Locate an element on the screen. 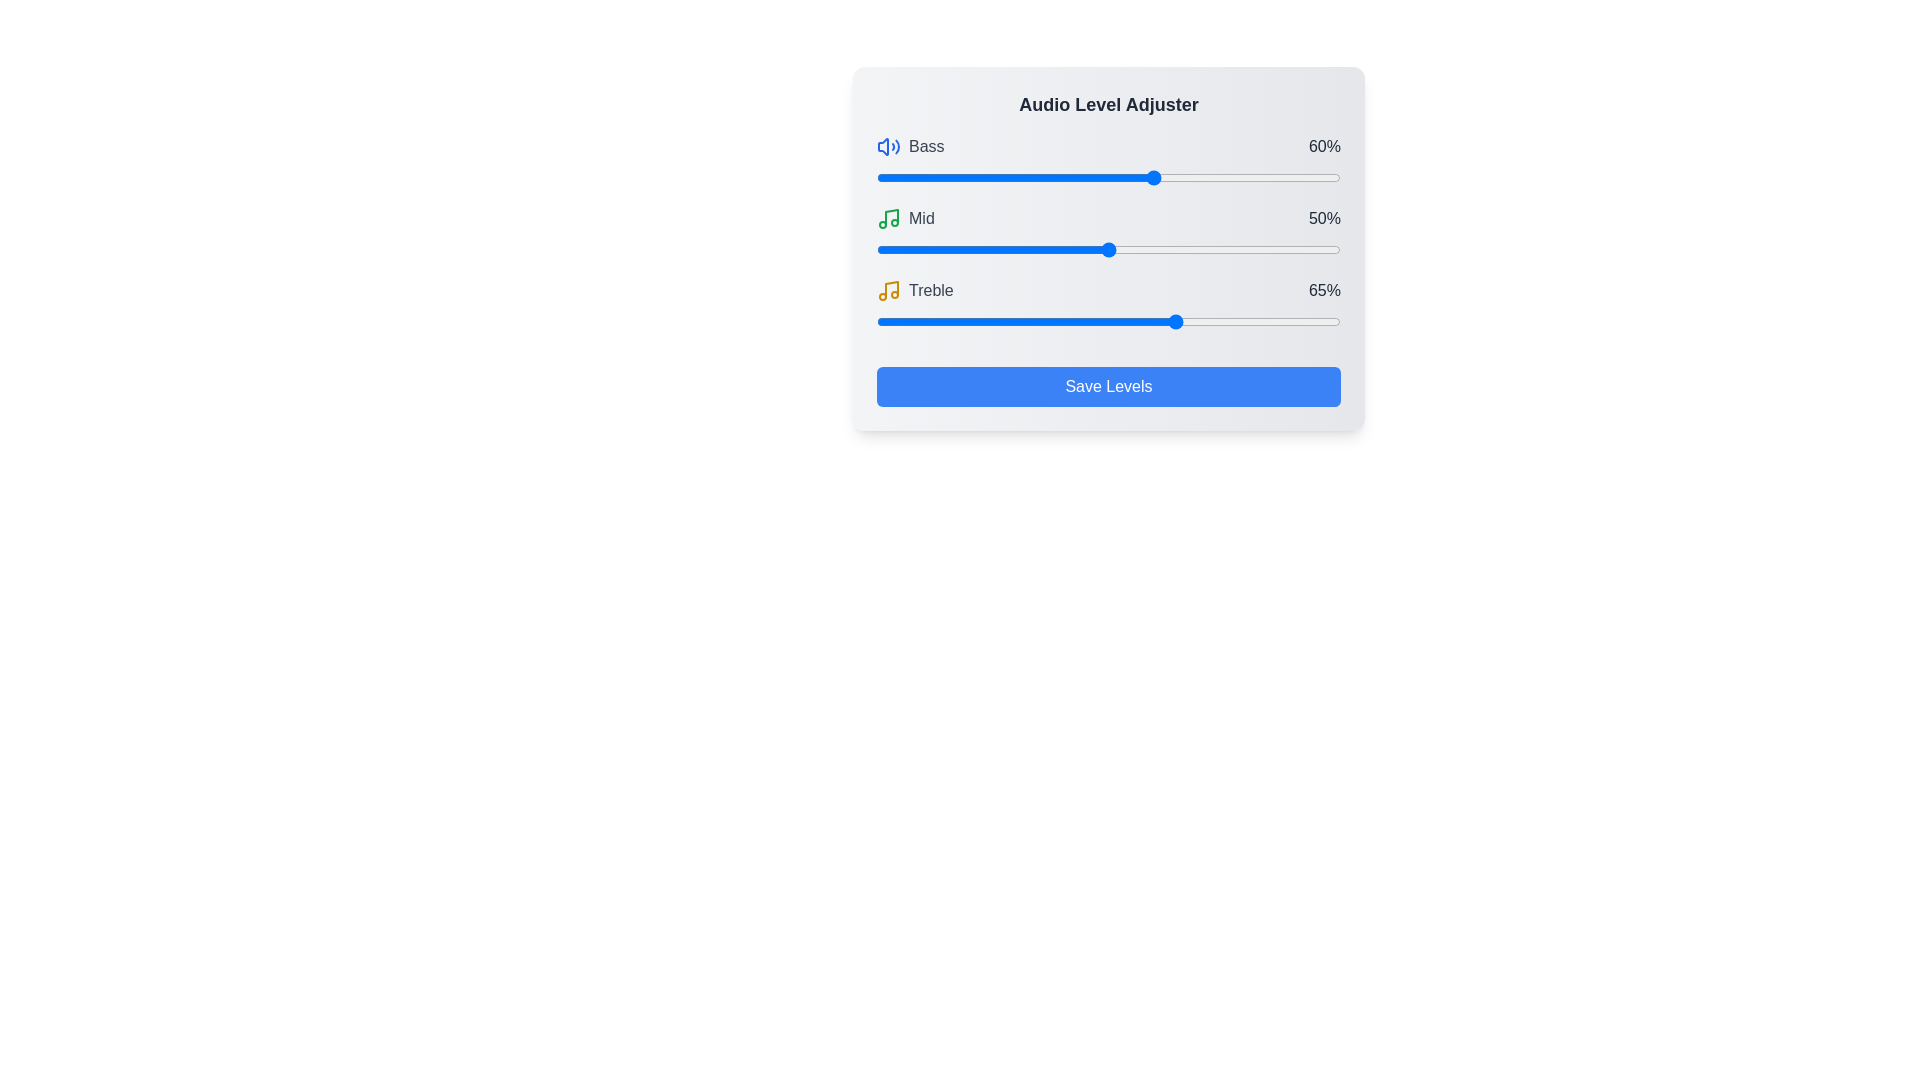  the 'Mid' audio level is located at coordinates (1034, 249).